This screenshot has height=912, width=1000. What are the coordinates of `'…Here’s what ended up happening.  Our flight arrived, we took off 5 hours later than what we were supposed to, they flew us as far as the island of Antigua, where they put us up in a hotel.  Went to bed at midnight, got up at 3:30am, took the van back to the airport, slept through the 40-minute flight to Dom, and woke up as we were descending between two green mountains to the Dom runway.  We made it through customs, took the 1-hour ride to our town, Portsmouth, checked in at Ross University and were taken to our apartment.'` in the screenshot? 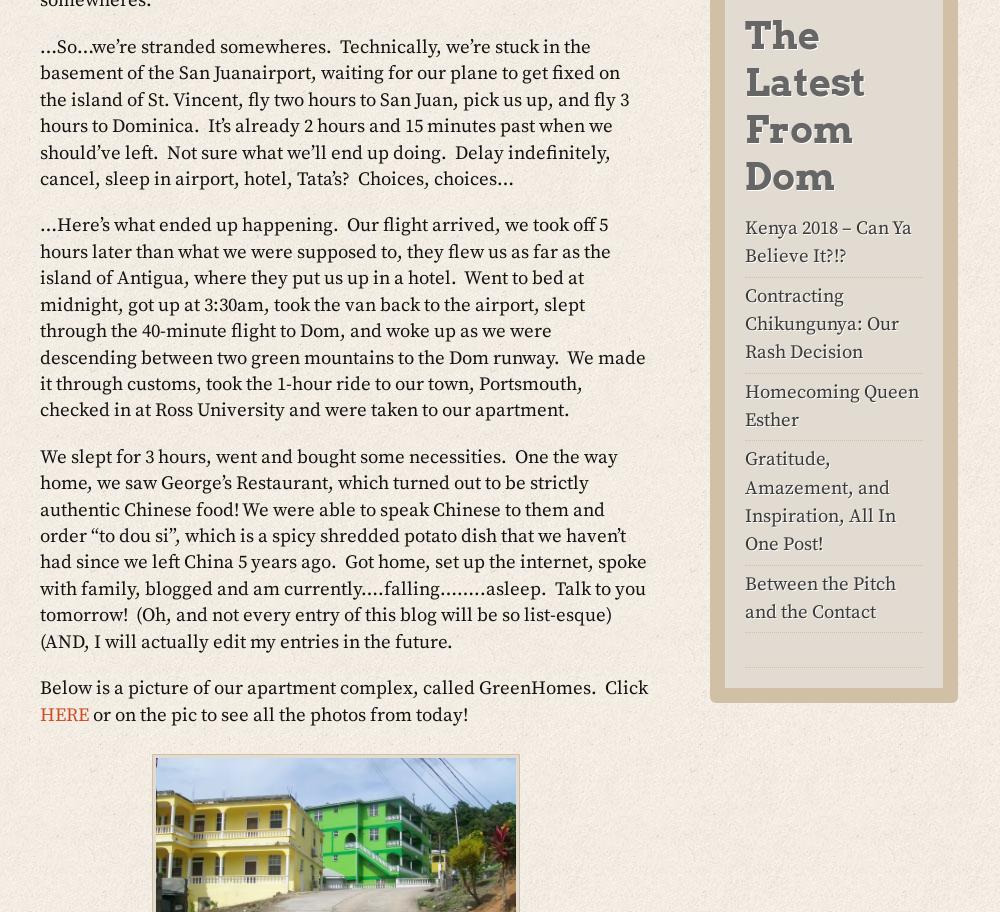 It's located at (40, 318).